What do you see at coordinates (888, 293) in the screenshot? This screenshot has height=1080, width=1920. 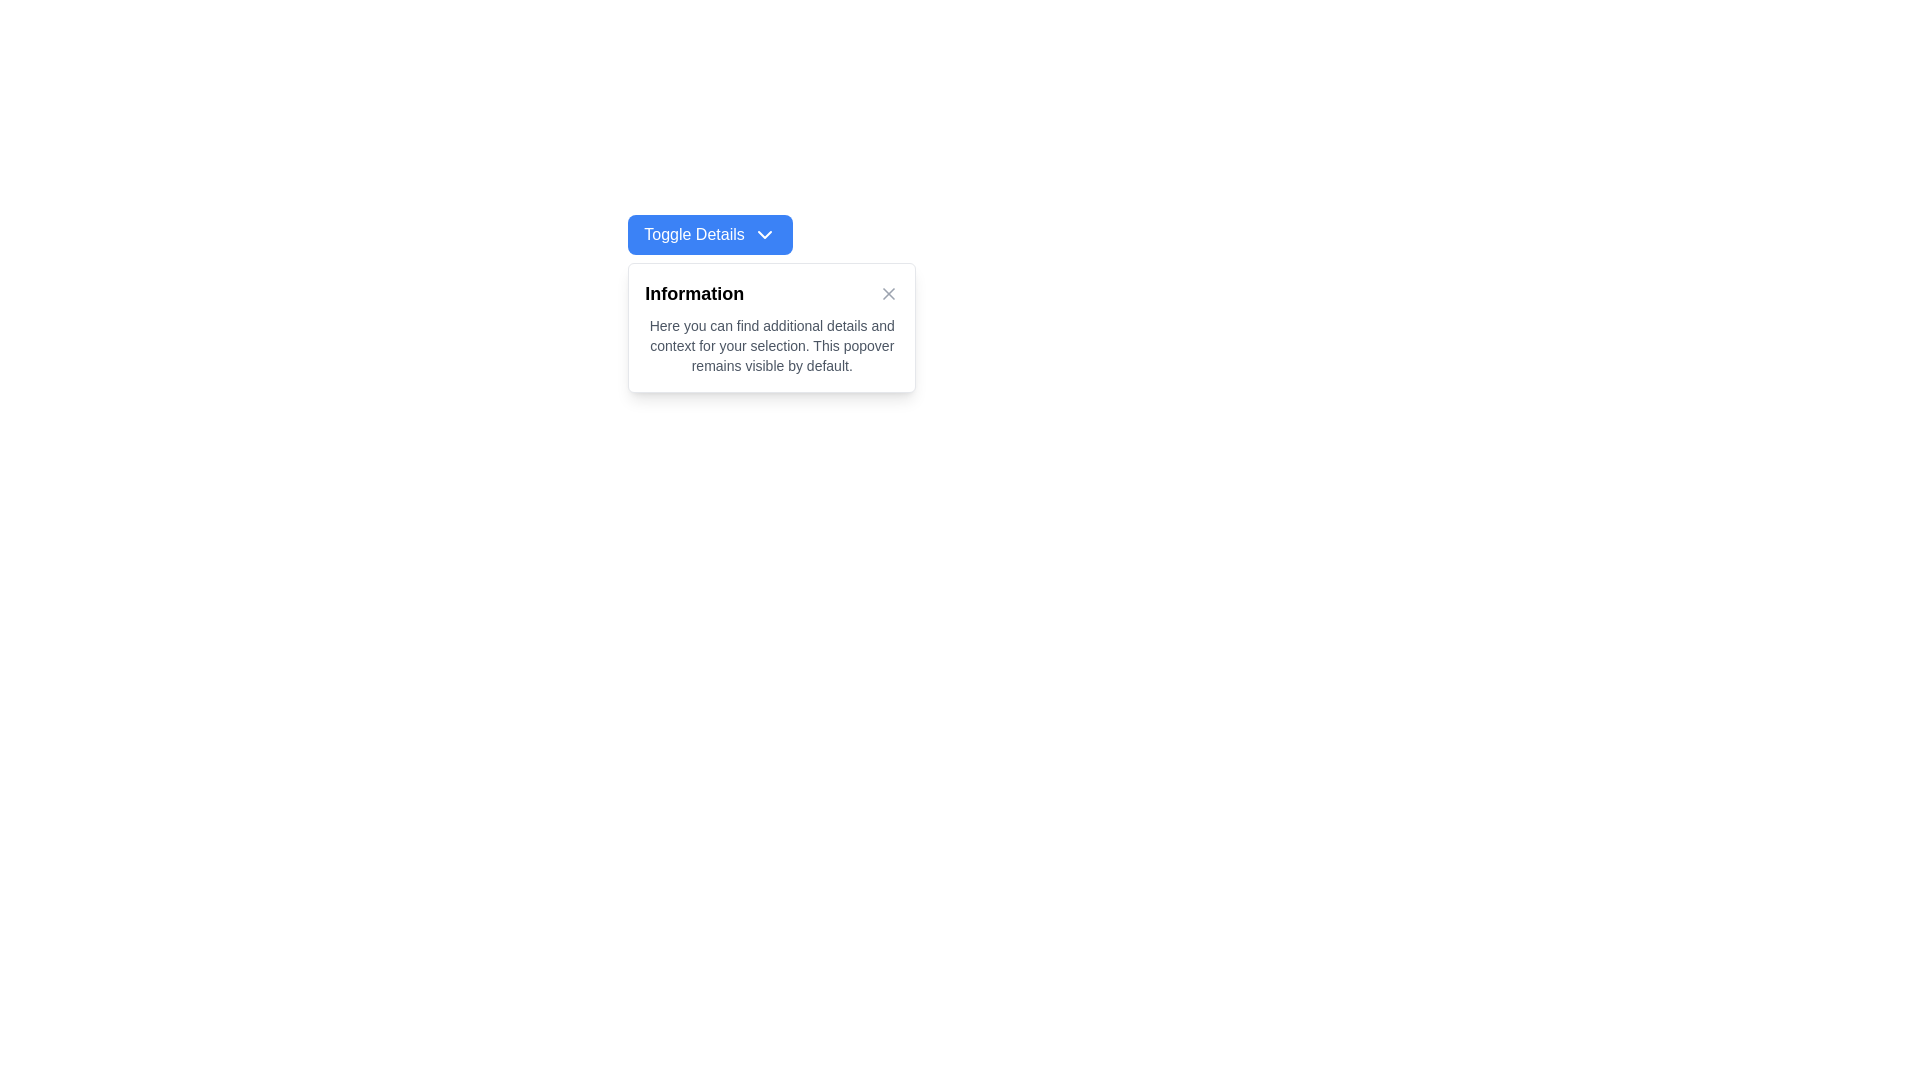 I see `the close button located at the top-right corner of the 'Information' box` at bounding box center [888, 293].